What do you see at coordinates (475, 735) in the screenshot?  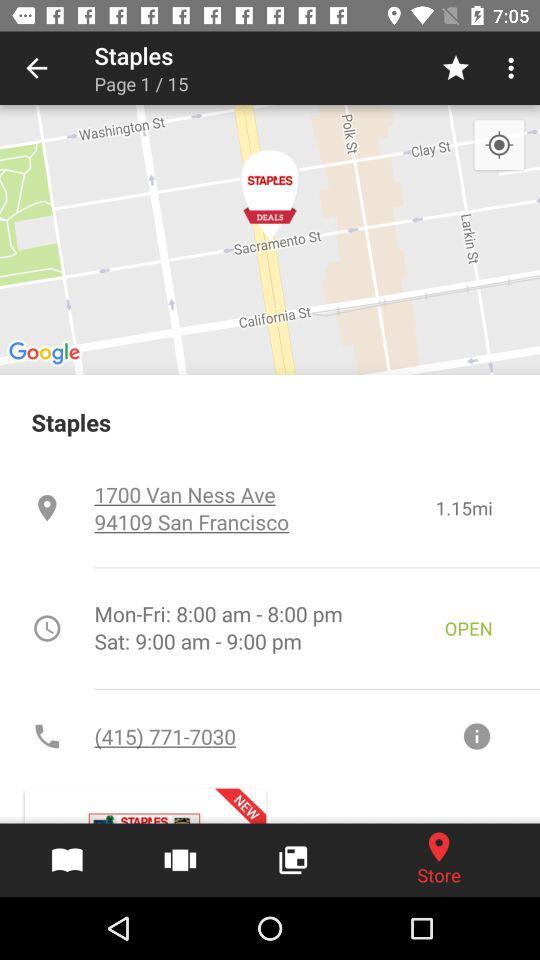 I see `the info icon` at bounding box center [475, 735].